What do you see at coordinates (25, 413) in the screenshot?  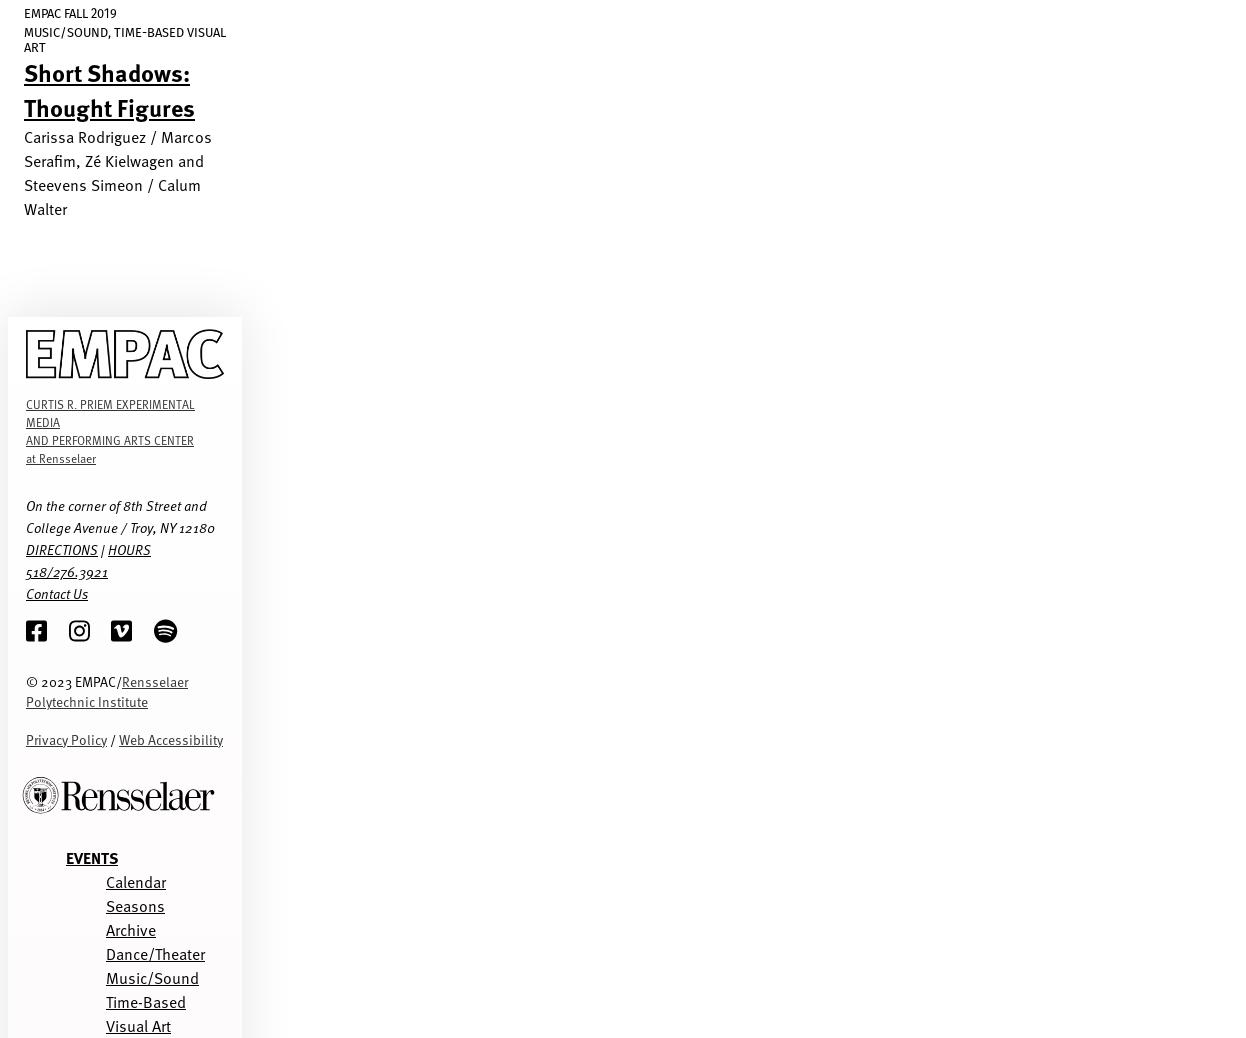 I see `'CURTIS R. PRIEM EXPERIMENTAL MEDIA'` at bounding box center [25, 413].